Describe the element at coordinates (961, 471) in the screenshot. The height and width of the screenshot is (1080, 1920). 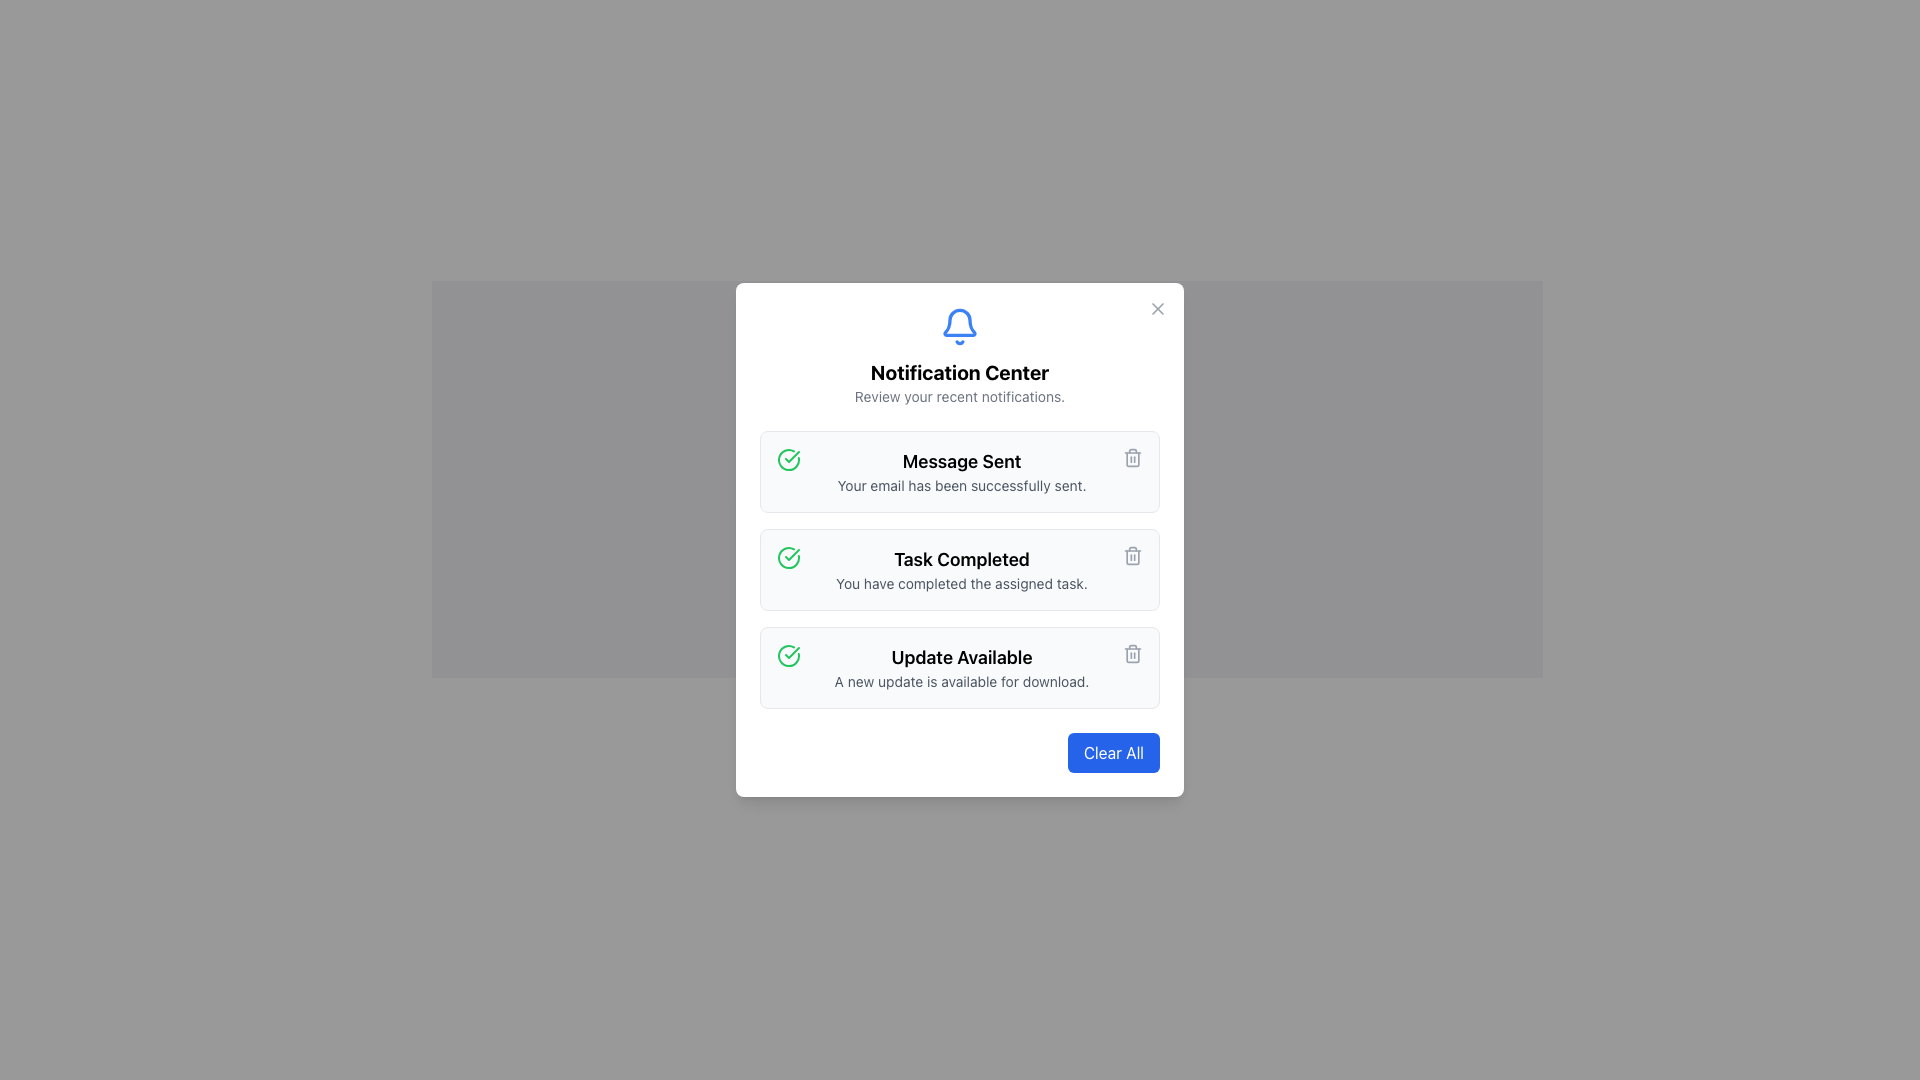
I see `the Notification item that has a heading titled 'Message Sent' and a subtitle stating 'Your email has been successfully sent.'` at that location.